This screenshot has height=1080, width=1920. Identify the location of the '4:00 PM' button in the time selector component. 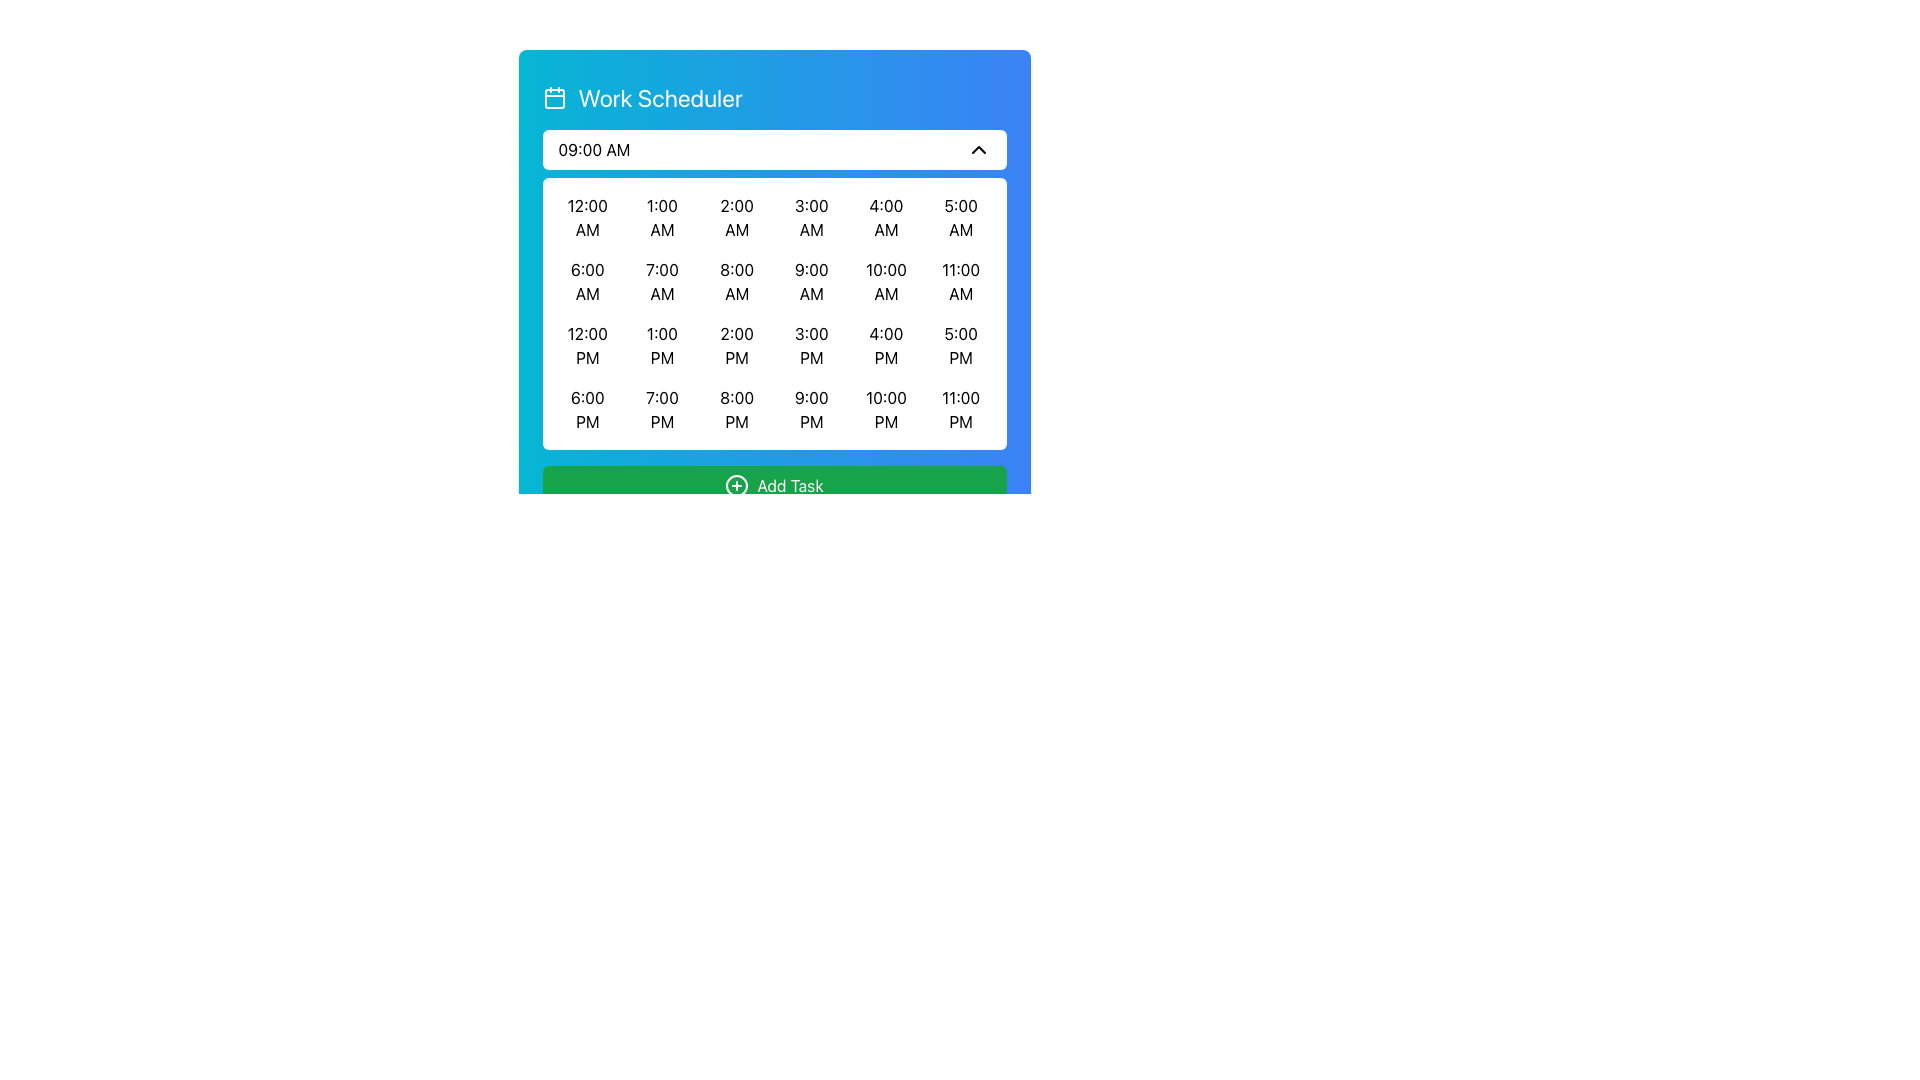
(885, 345).